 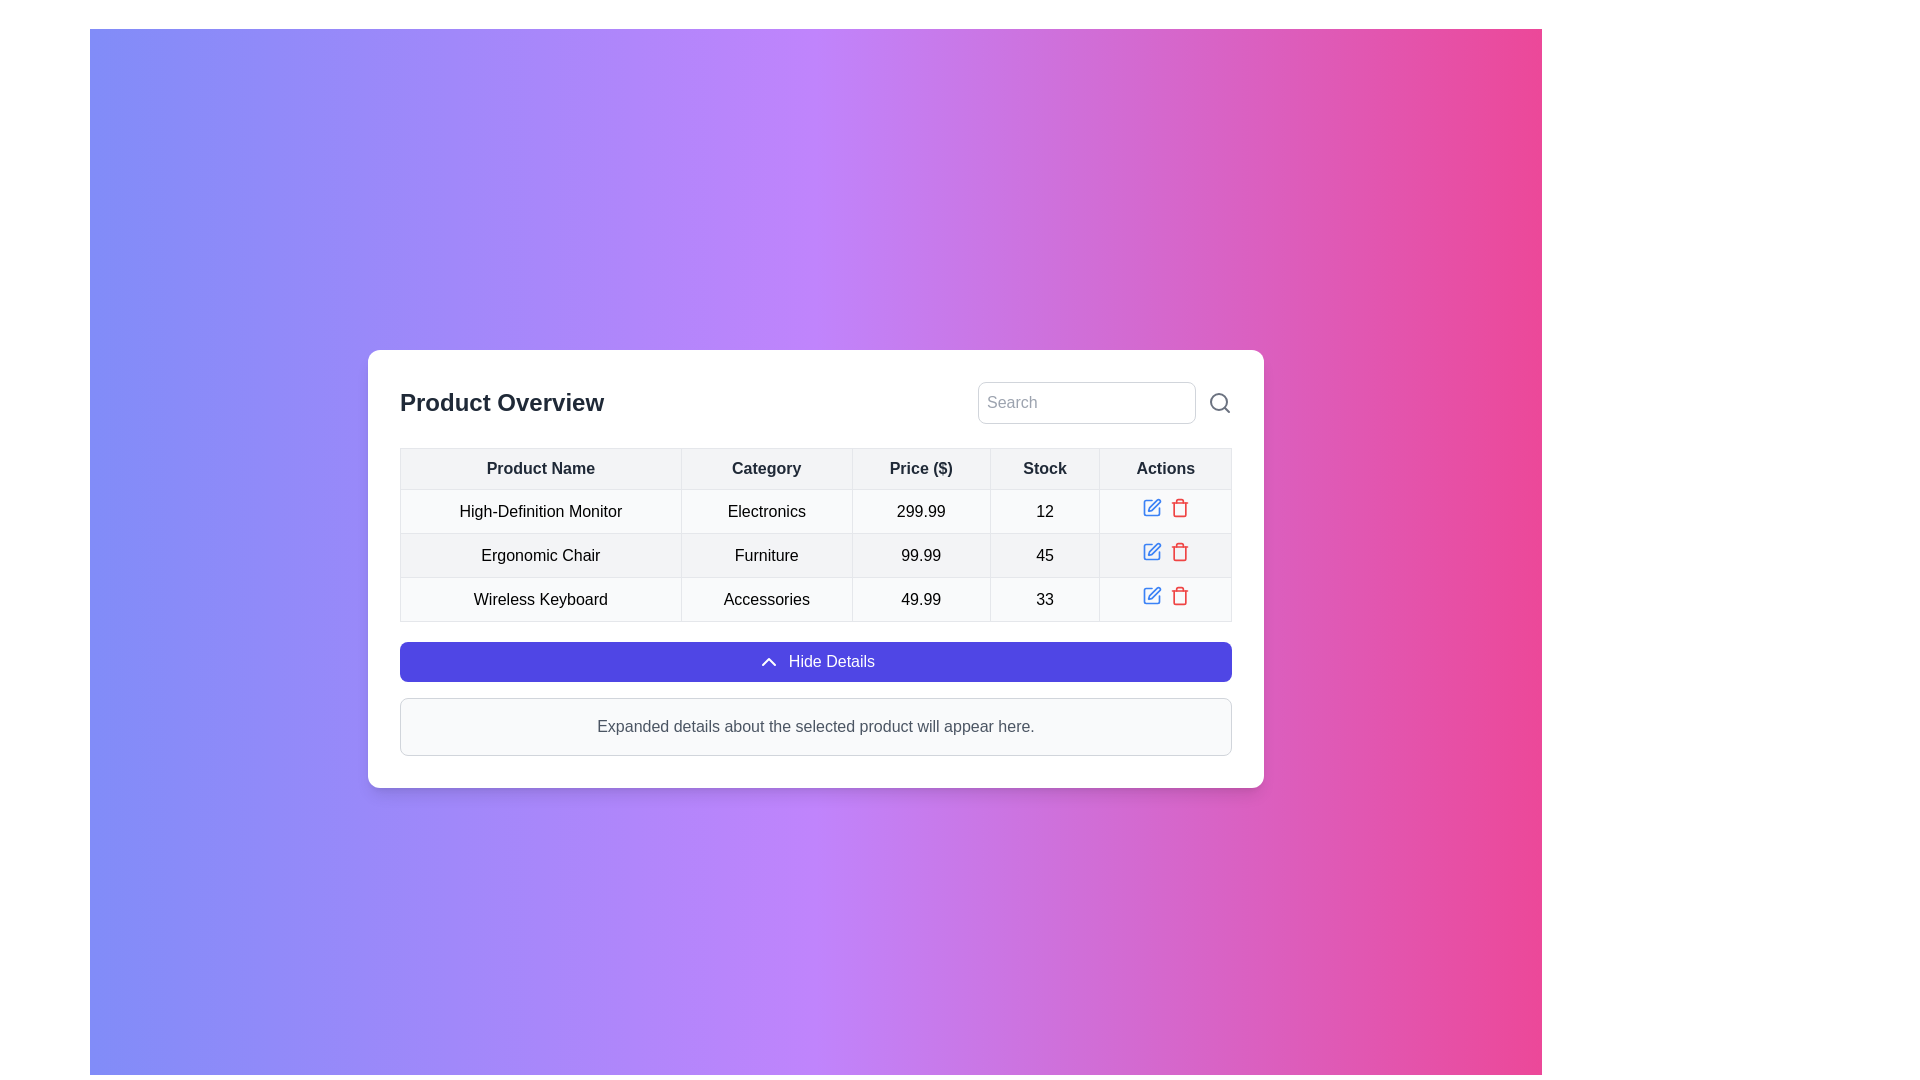 What do you see at coordinates (1044, 469) in the screenshot?
I see `the table header cell labeled 'Stock', which is the fourth cell in the header row, containing bold, dark text on a light gray background` at bounding box center [1044, 469].